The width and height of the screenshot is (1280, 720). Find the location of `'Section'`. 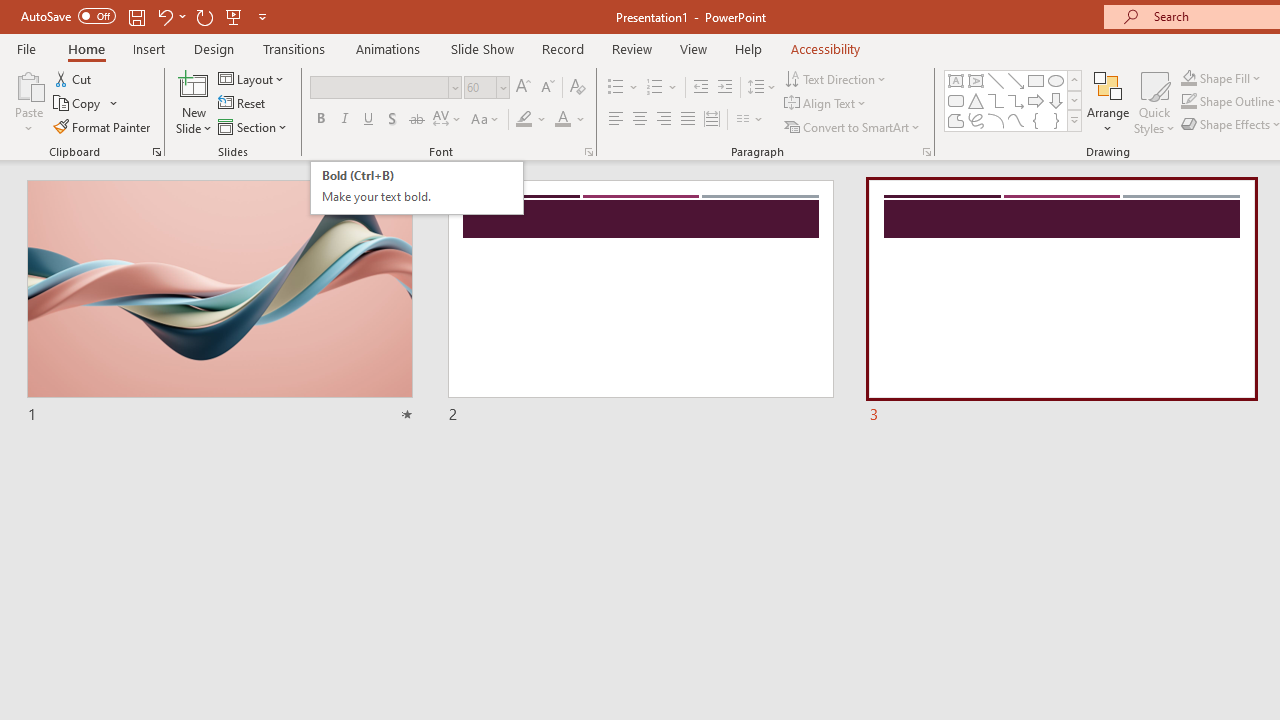

'Section' is located at coordinates (253, 127).